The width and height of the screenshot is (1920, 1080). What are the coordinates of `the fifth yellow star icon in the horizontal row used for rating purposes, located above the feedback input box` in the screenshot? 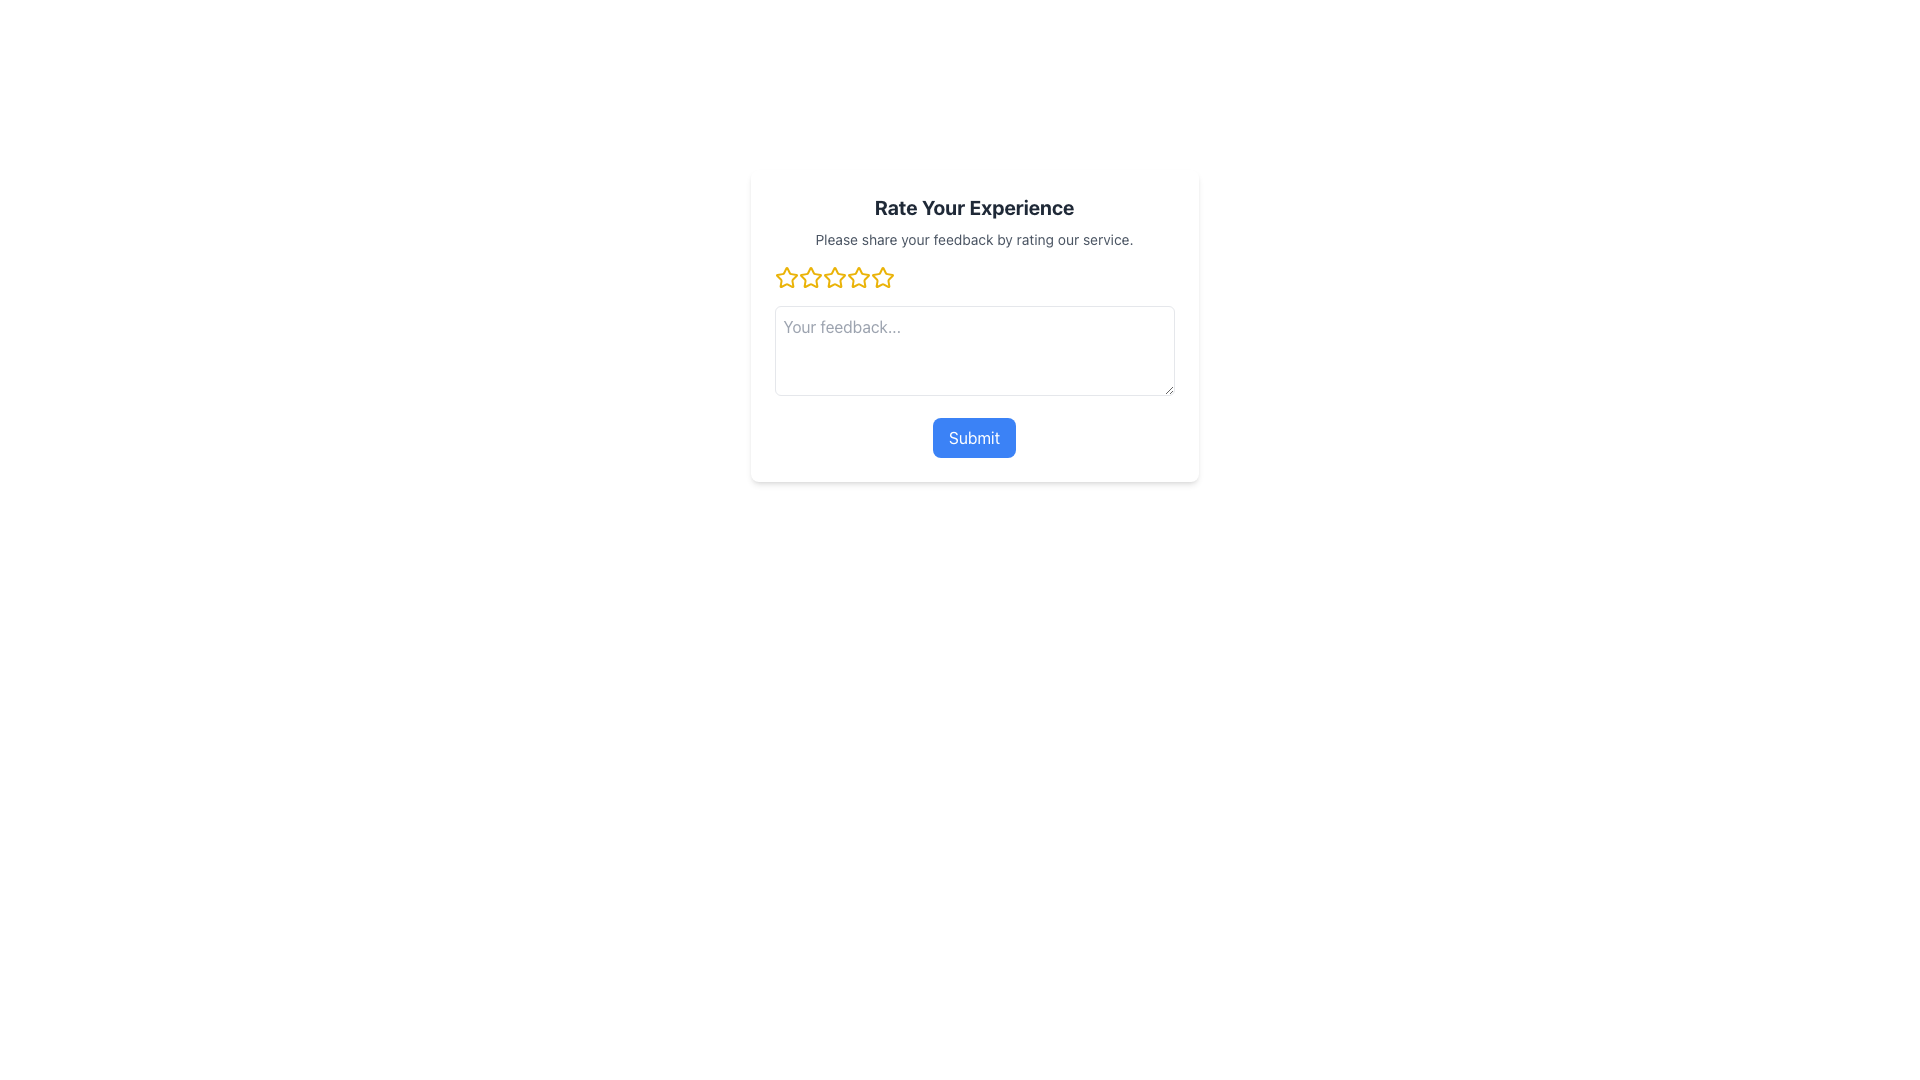 It's located at (881, 277).